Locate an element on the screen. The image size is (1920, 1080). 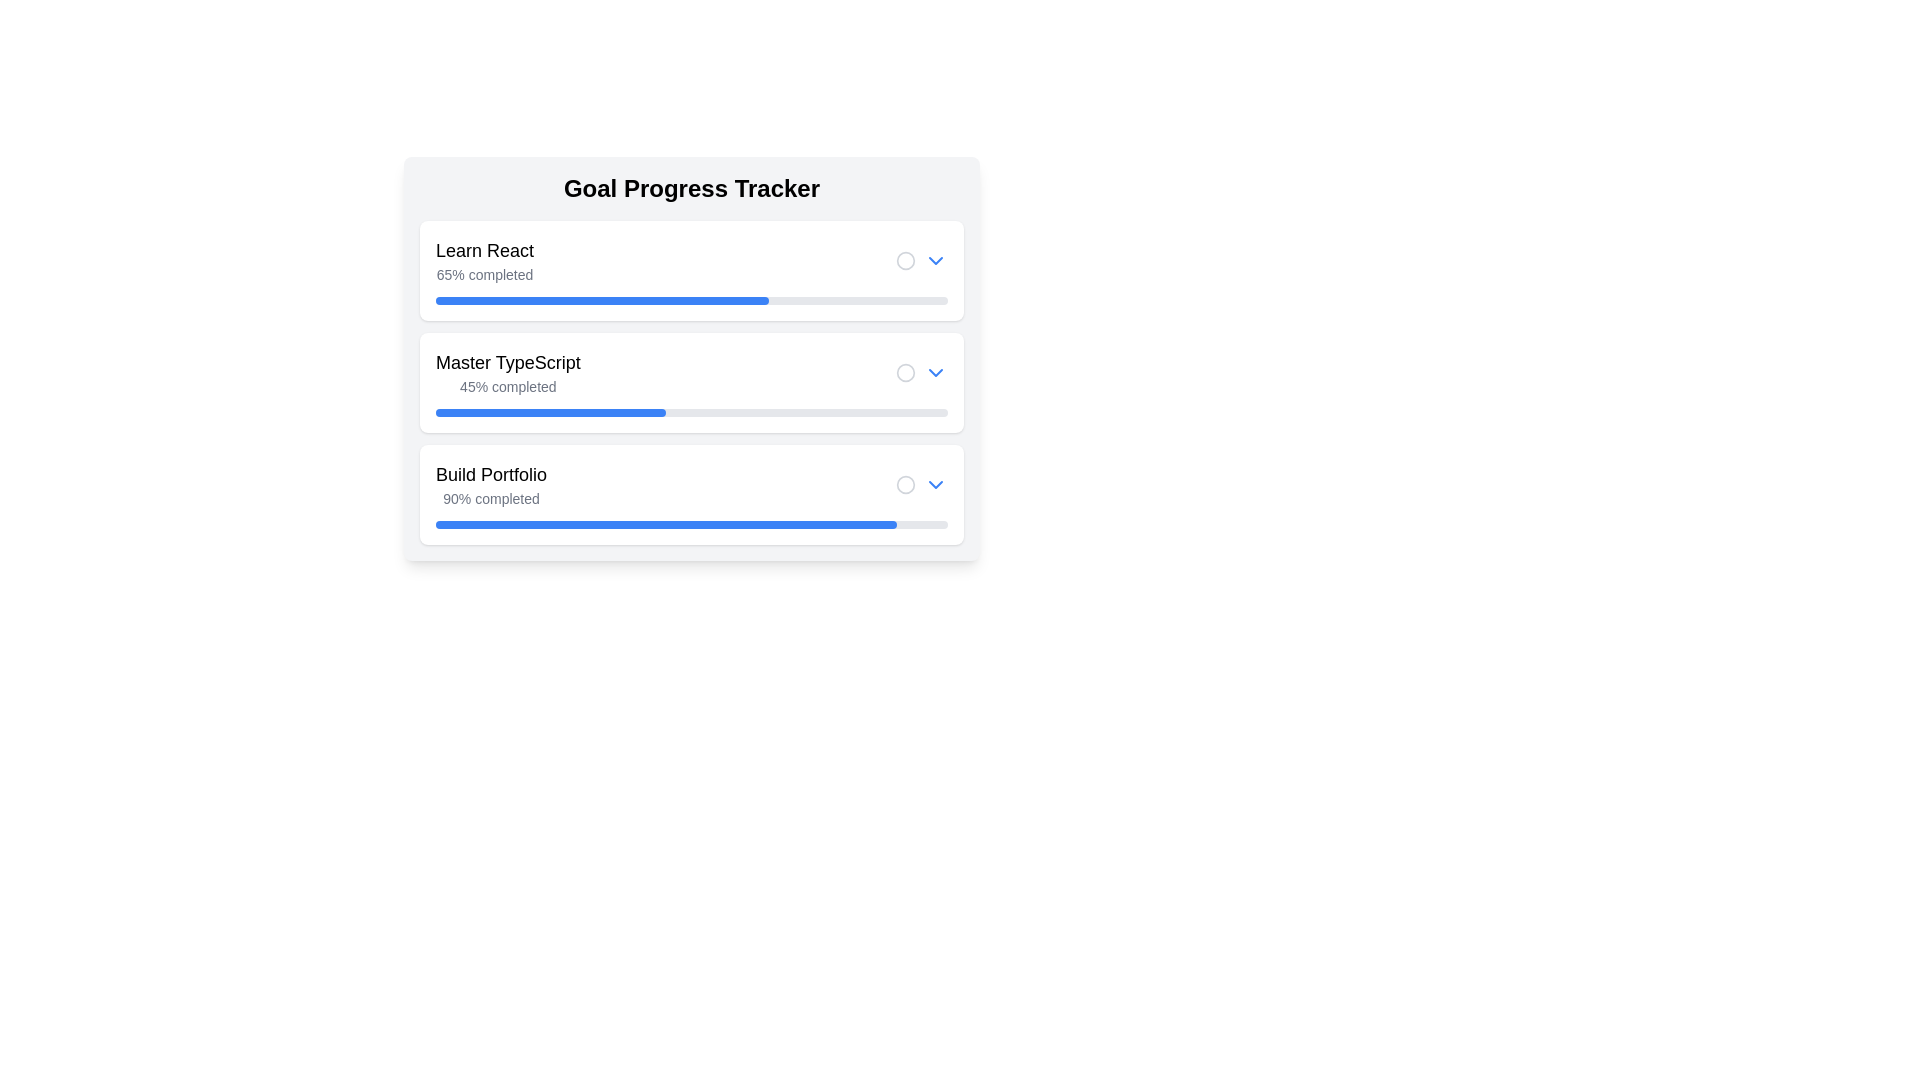
the progress bar representing the 'Master TypeScript' task, which visually indicates 45% completion is located at coordinates (691, 411).